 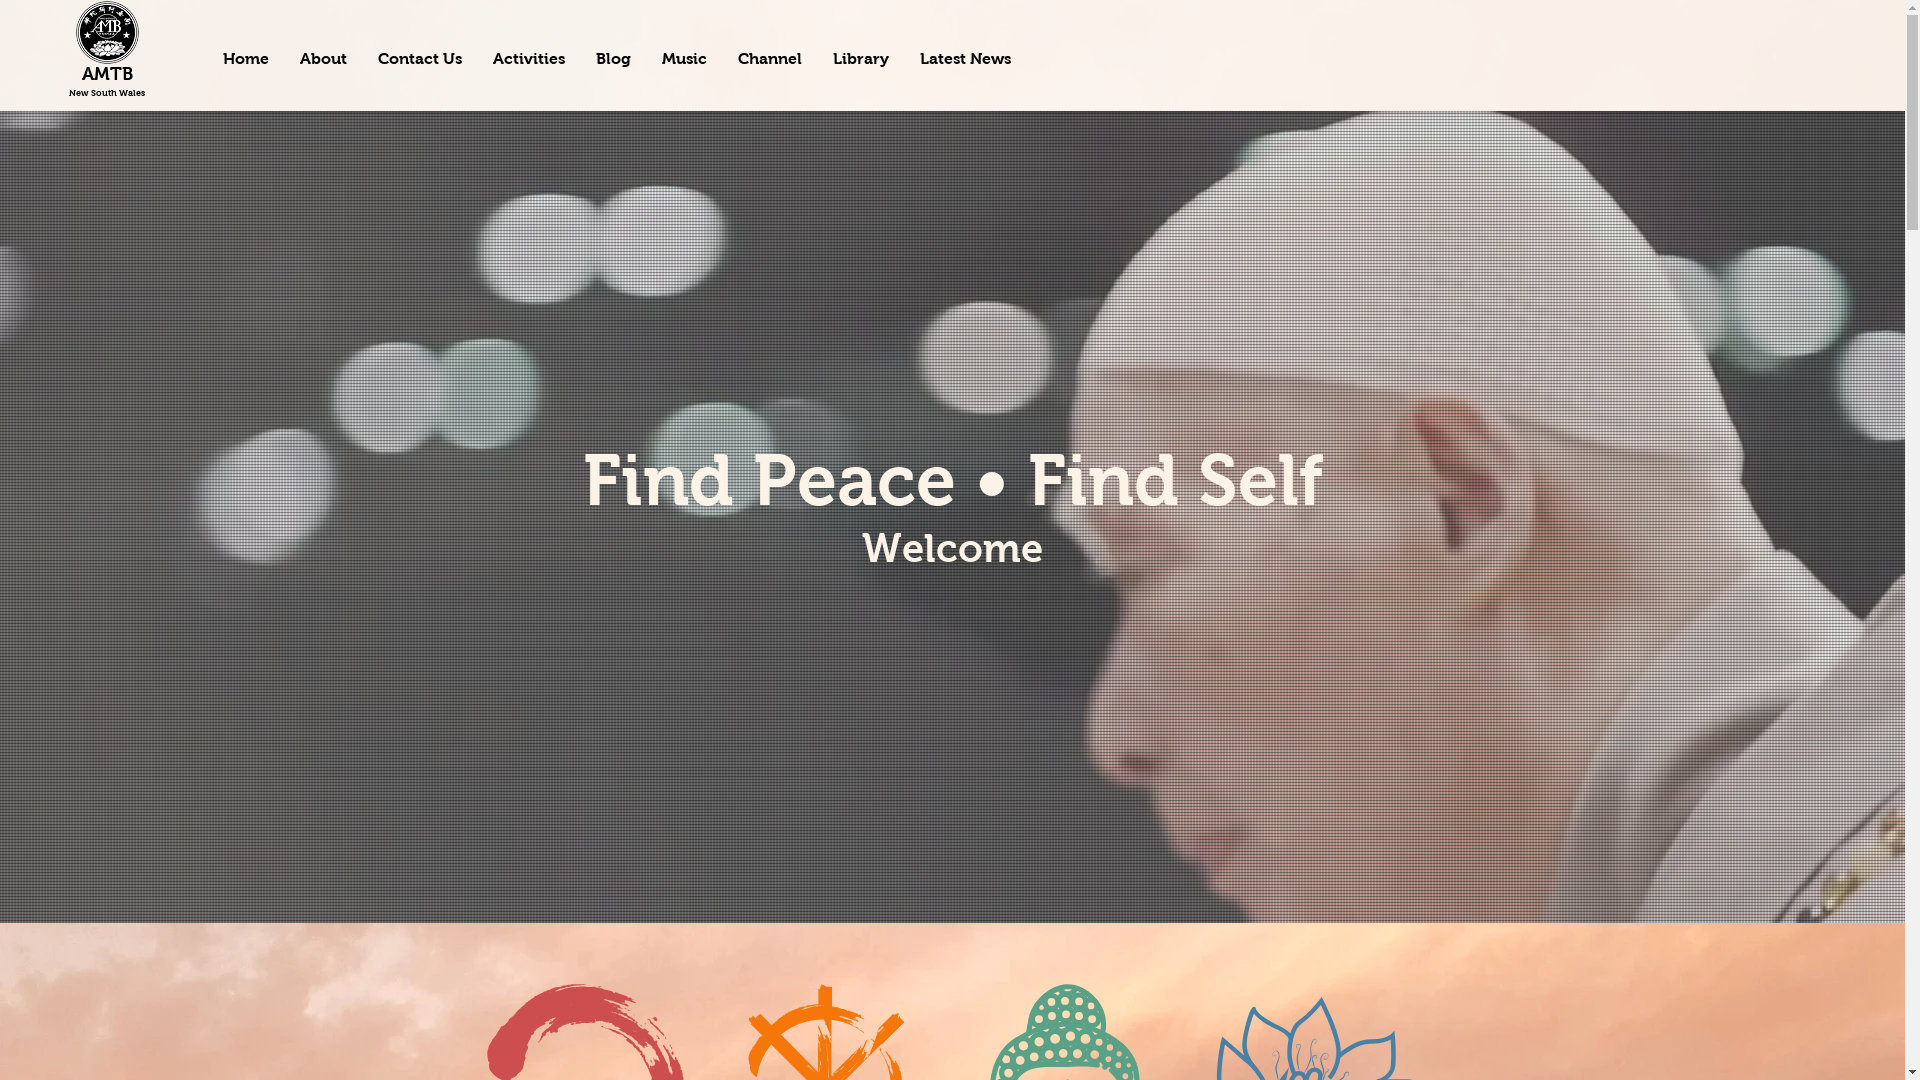 I want to click on 'Music', so click(x=684, y=57).